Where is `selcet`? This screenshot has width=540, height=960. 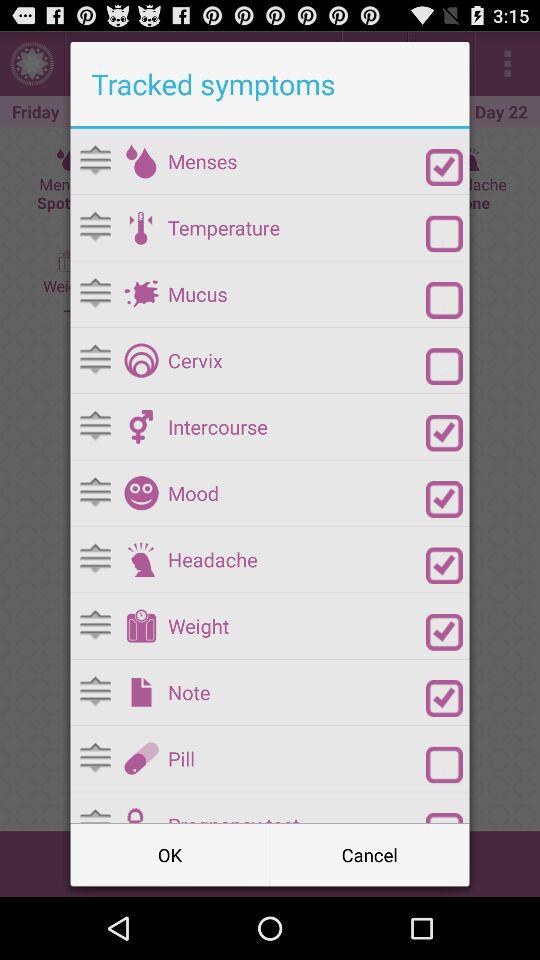
selcet is located at coordinates (444, 433).